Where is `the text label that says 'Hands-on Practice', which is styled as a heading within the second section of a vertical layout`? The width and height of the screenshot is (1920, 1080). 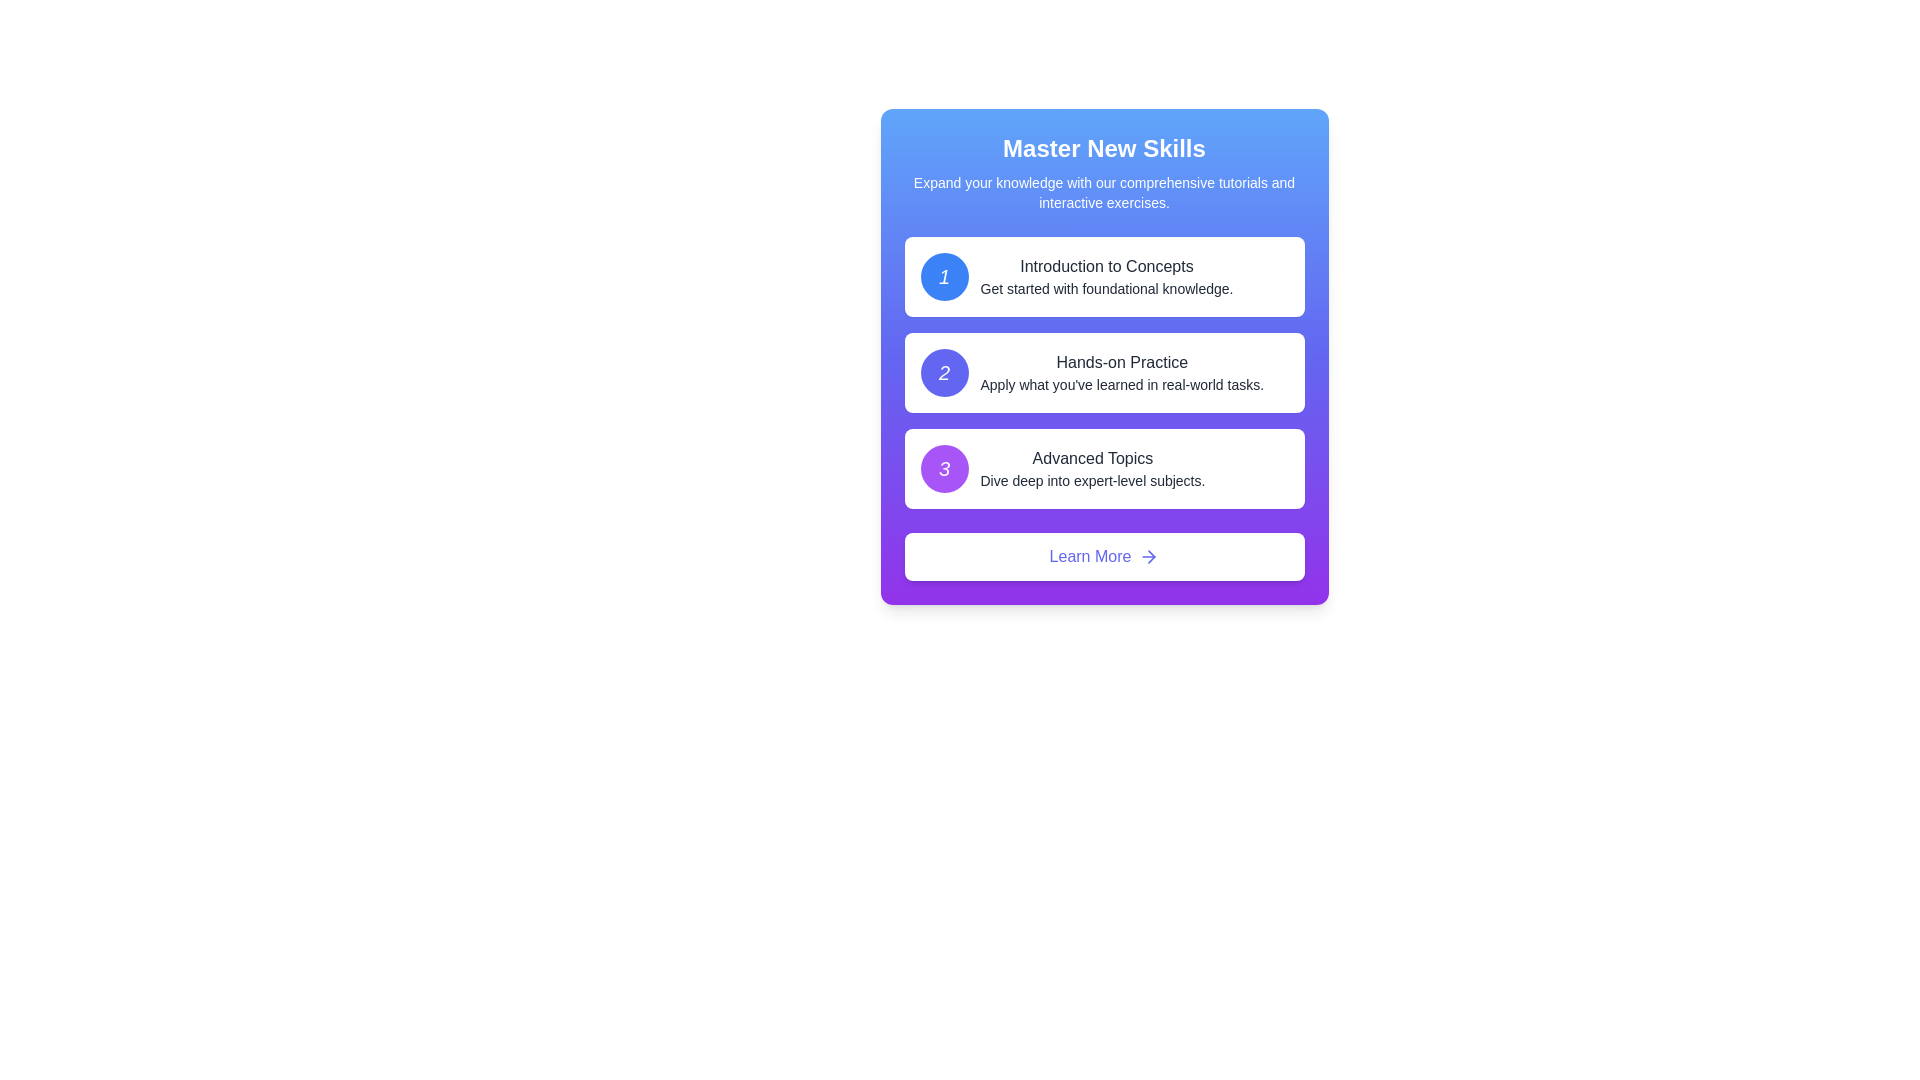 the text label that says 'Hands-on Practice', which is styled as a heading within the second section of a vertical layout is located at coordinates (1122, 362).